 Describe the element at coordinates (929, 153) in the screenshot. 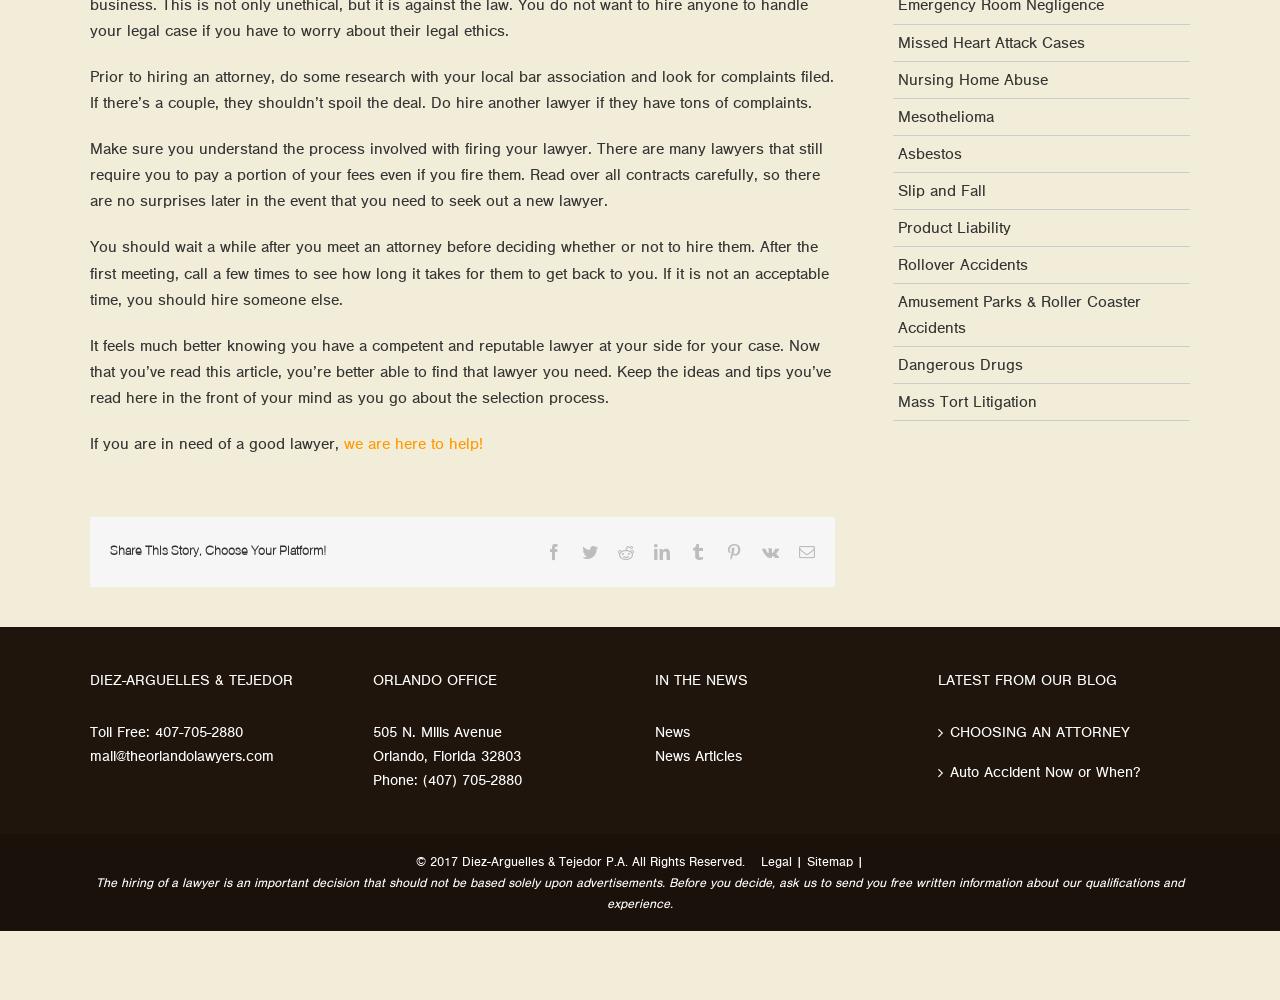

I see `'Asbestos'` at that location.